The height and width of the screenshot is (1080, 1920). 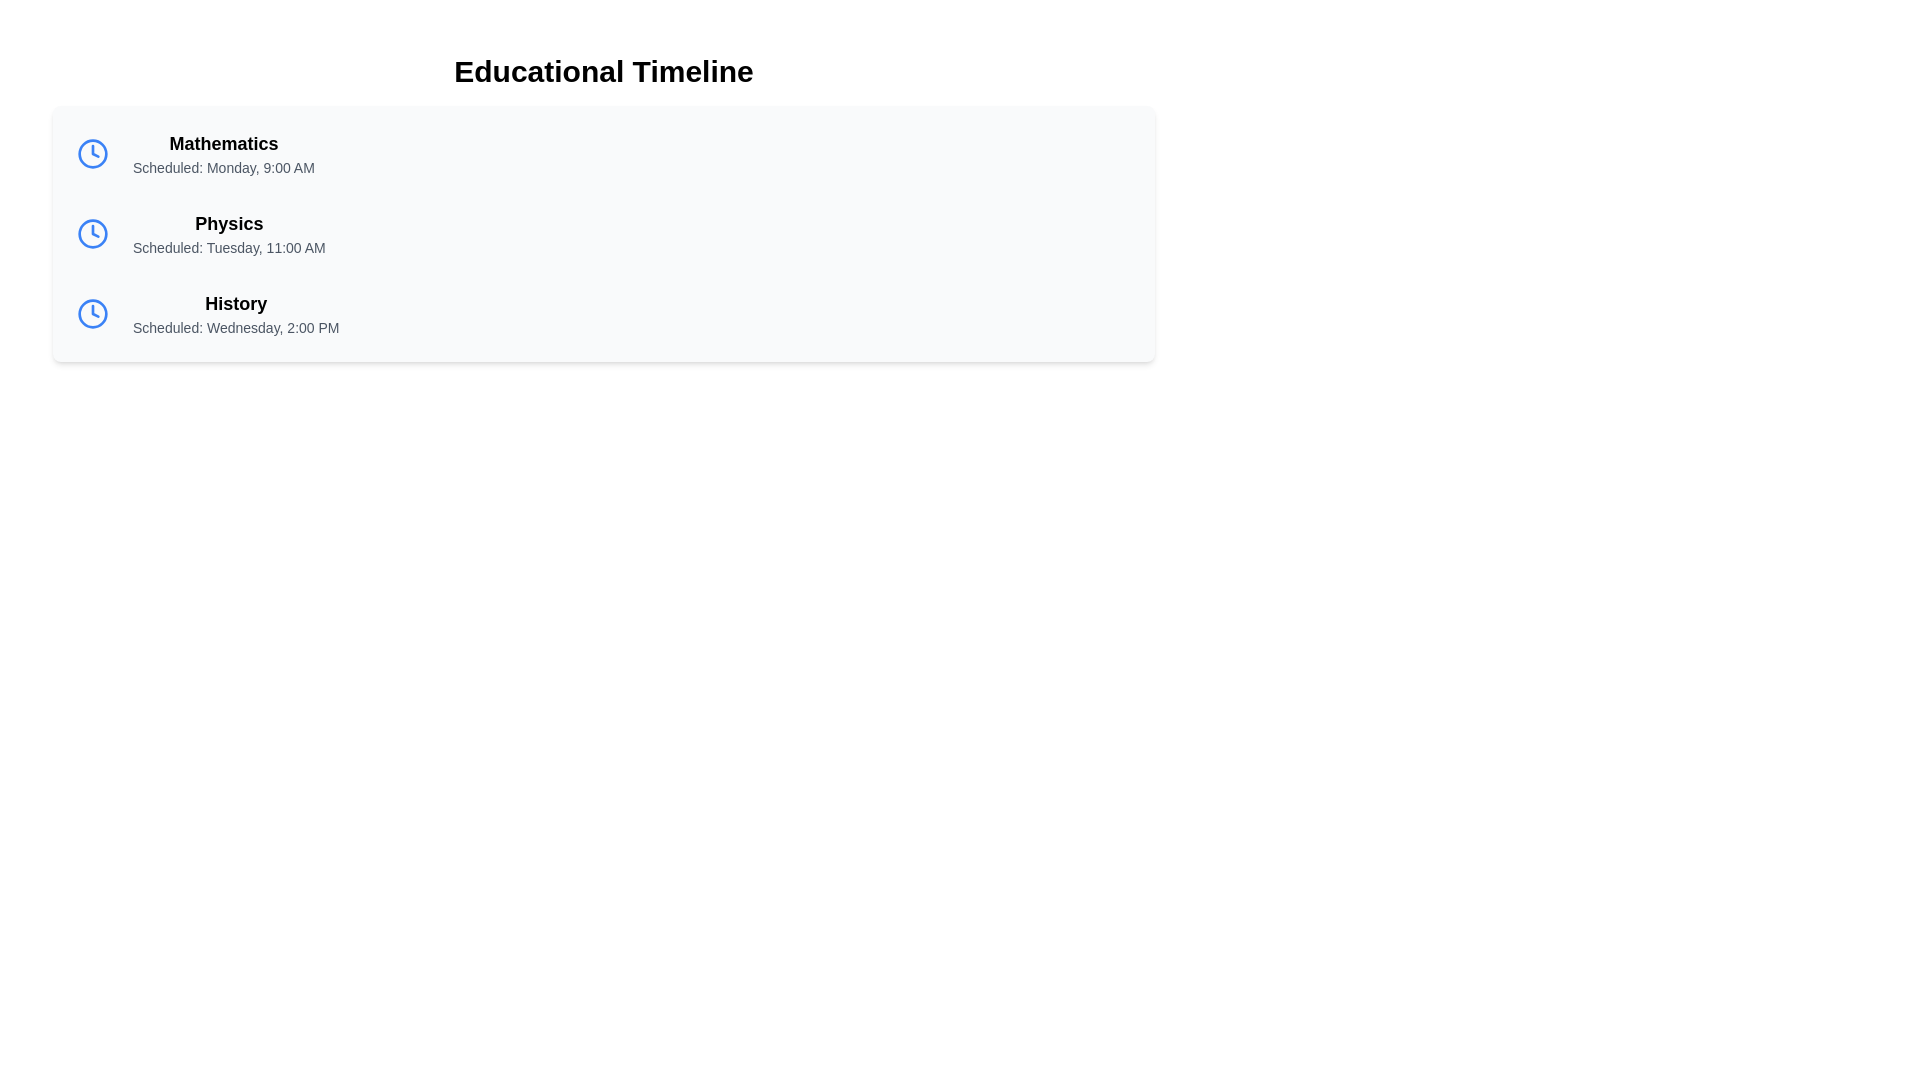 I want to click on the static text label displaying 'Scheduled: Wednesday, 2:00 PM', which is located below the 'History' title in the Educational Timeline section, so click(x=236, y=326).